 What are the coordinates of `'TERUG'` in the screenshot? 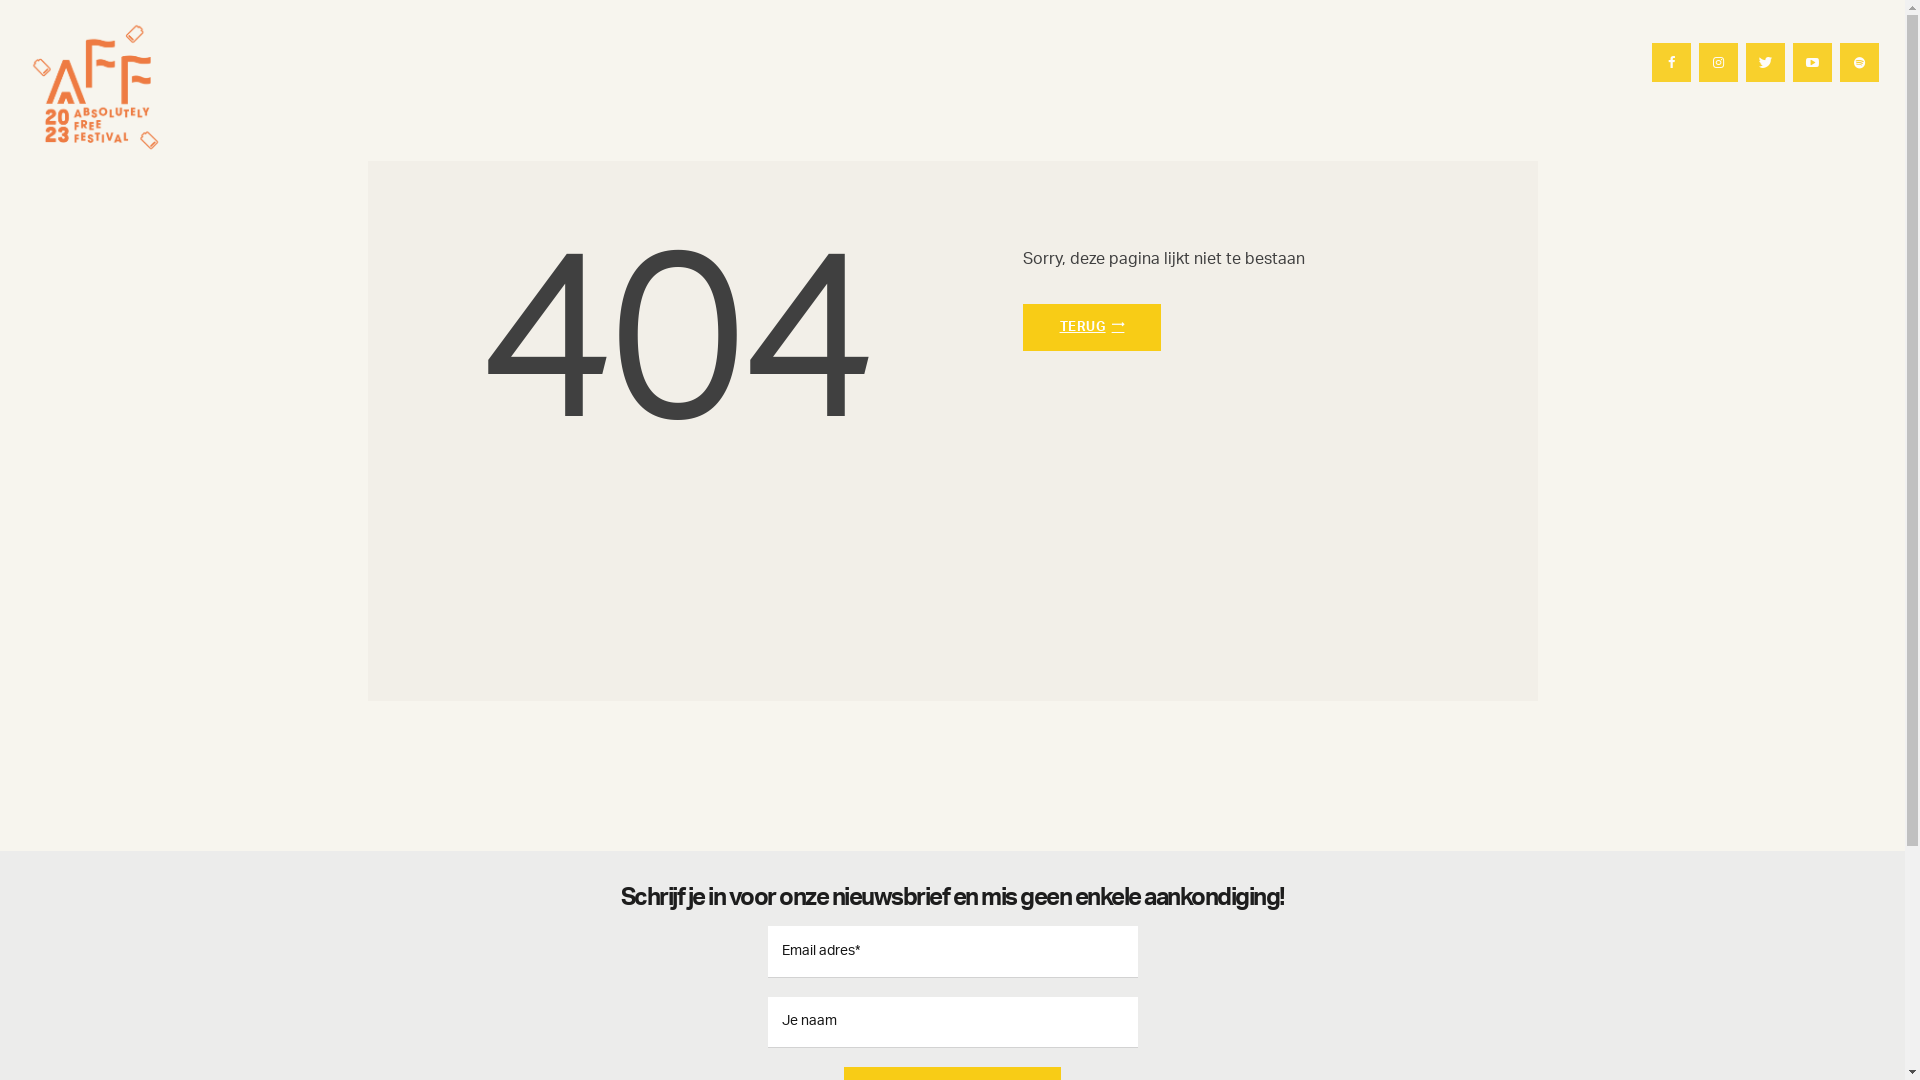 It's located at (1090, 326).